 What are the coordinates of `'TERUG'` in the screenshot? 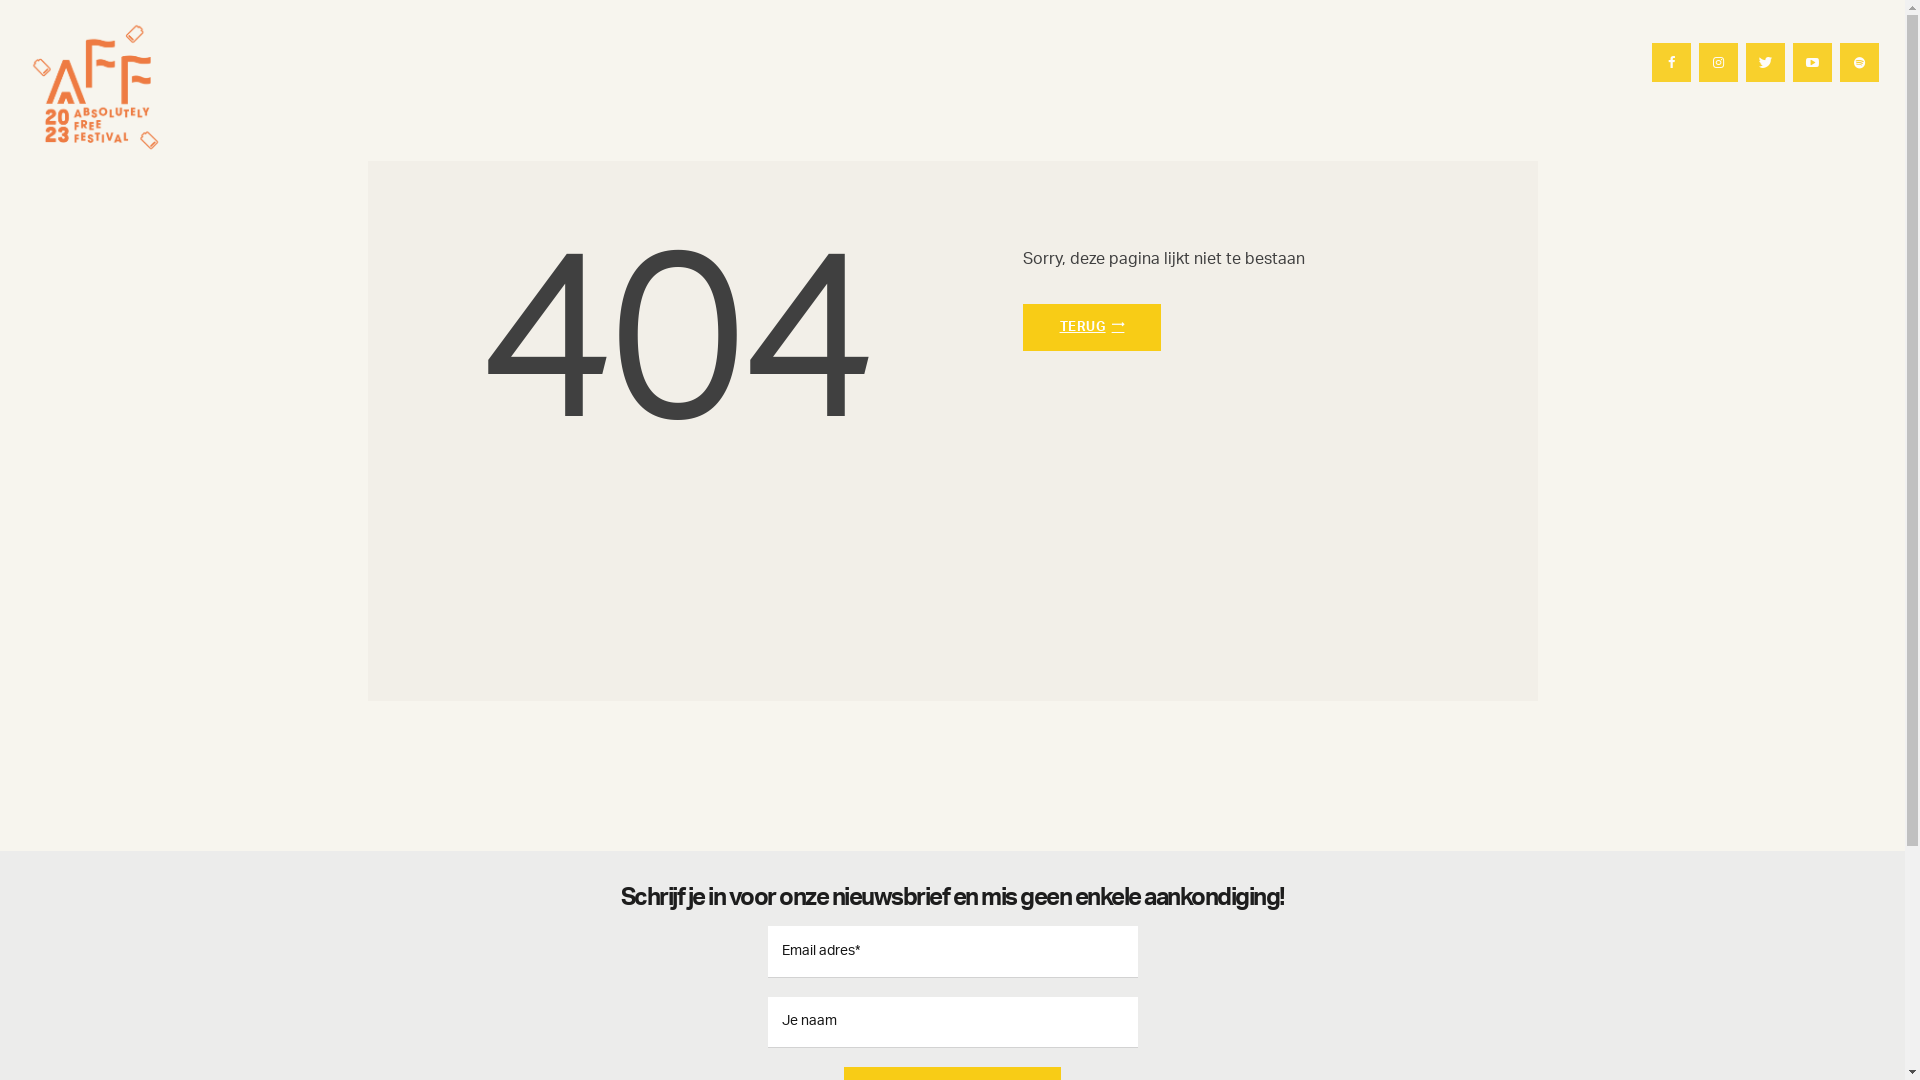 It's located at (1090, 326).